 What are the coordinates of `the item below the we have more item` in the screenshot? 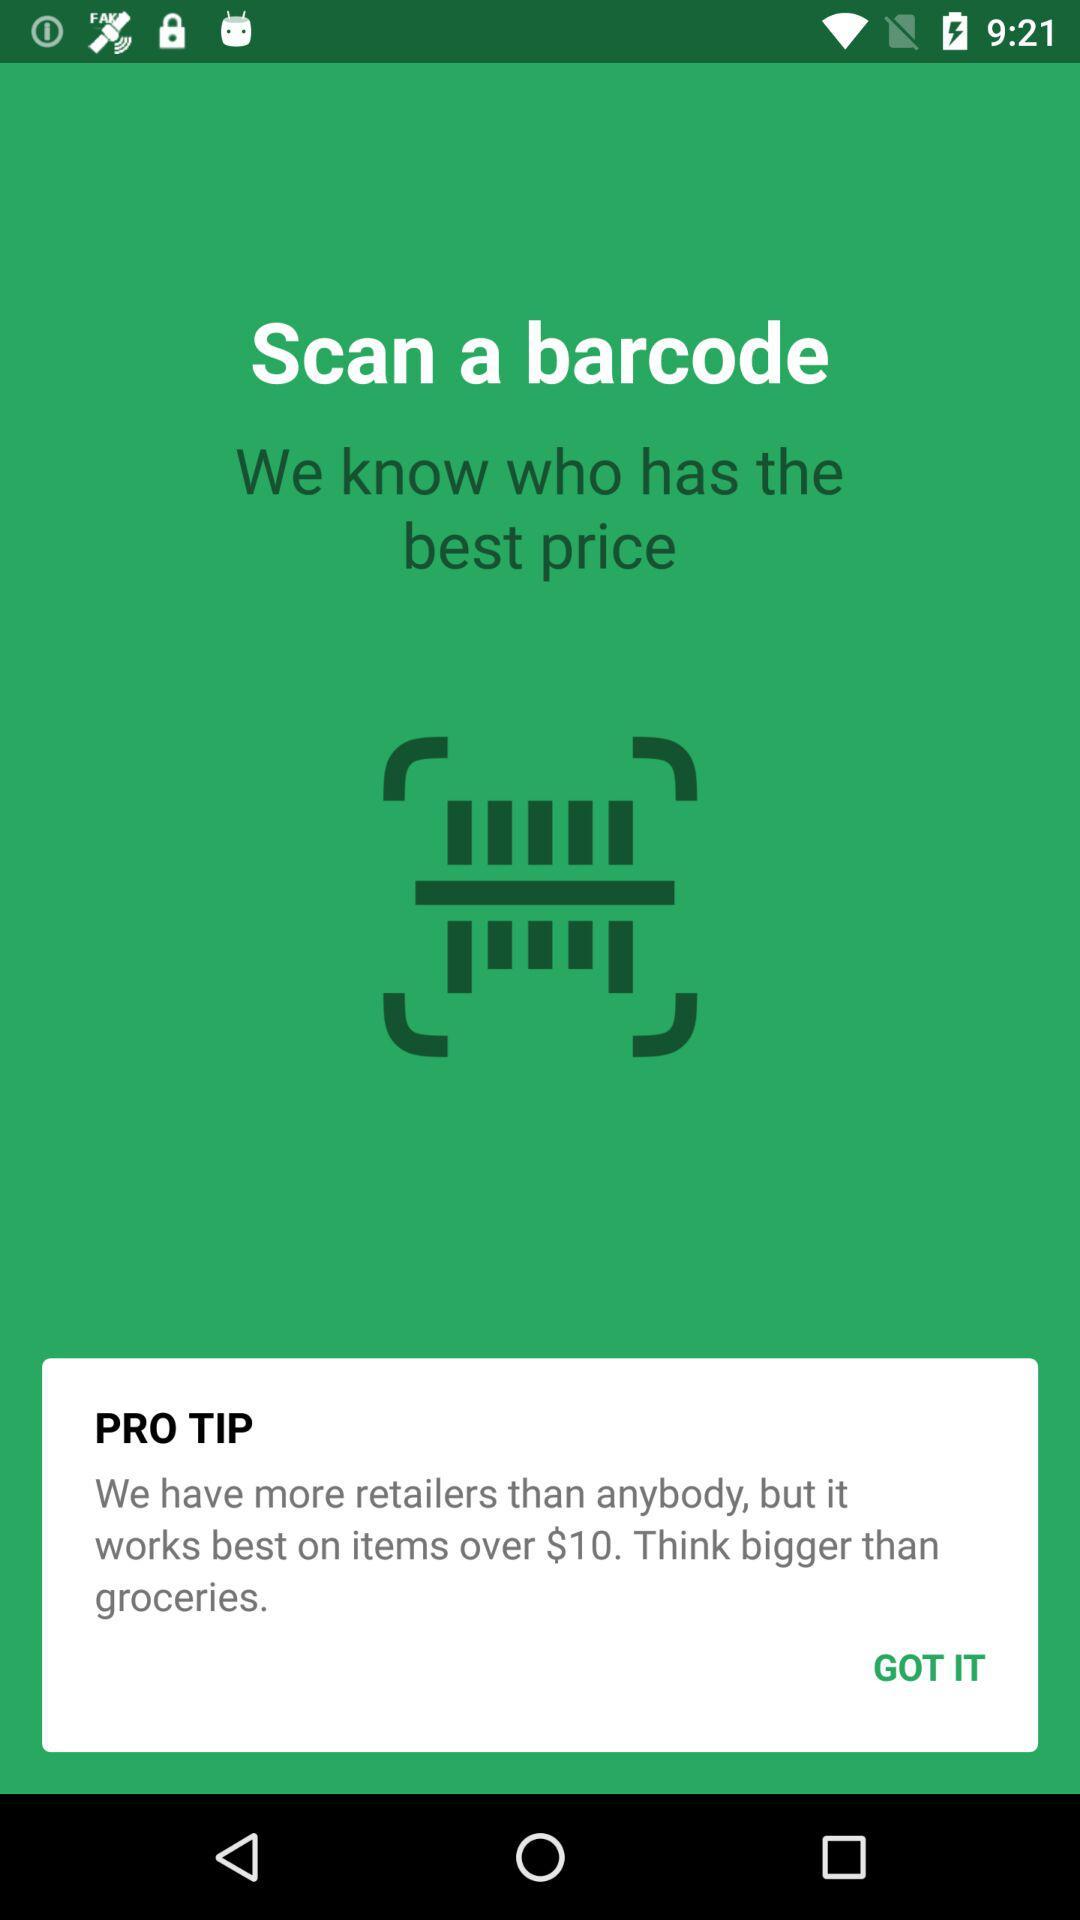 It's located at (879, 1666).